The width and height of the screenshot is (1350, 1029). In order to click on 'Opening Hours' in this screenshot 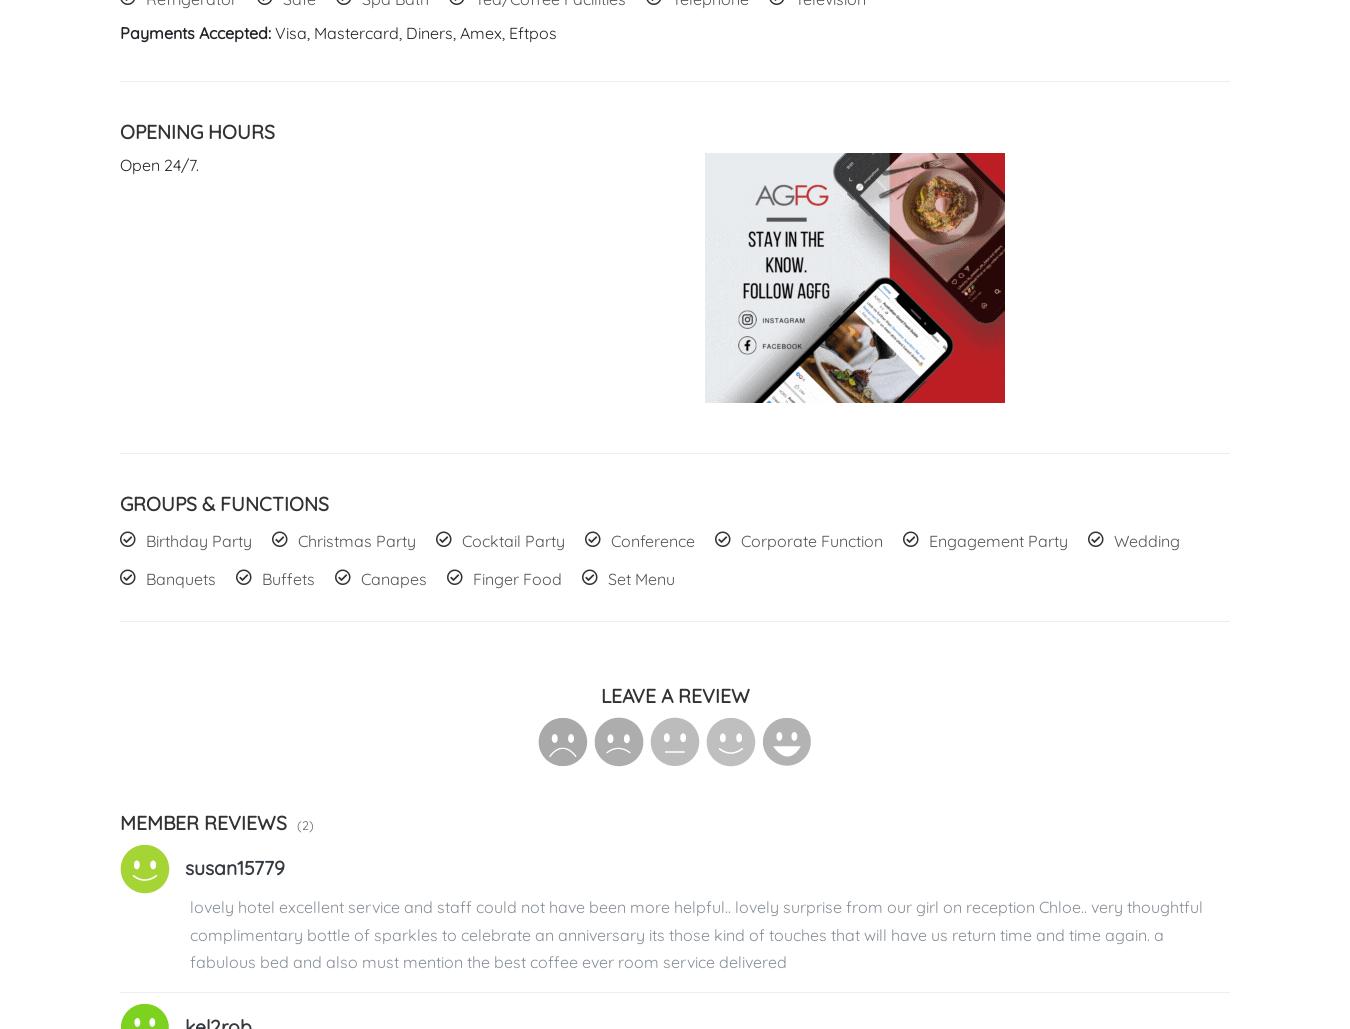, I will do `click(197, 131)`.